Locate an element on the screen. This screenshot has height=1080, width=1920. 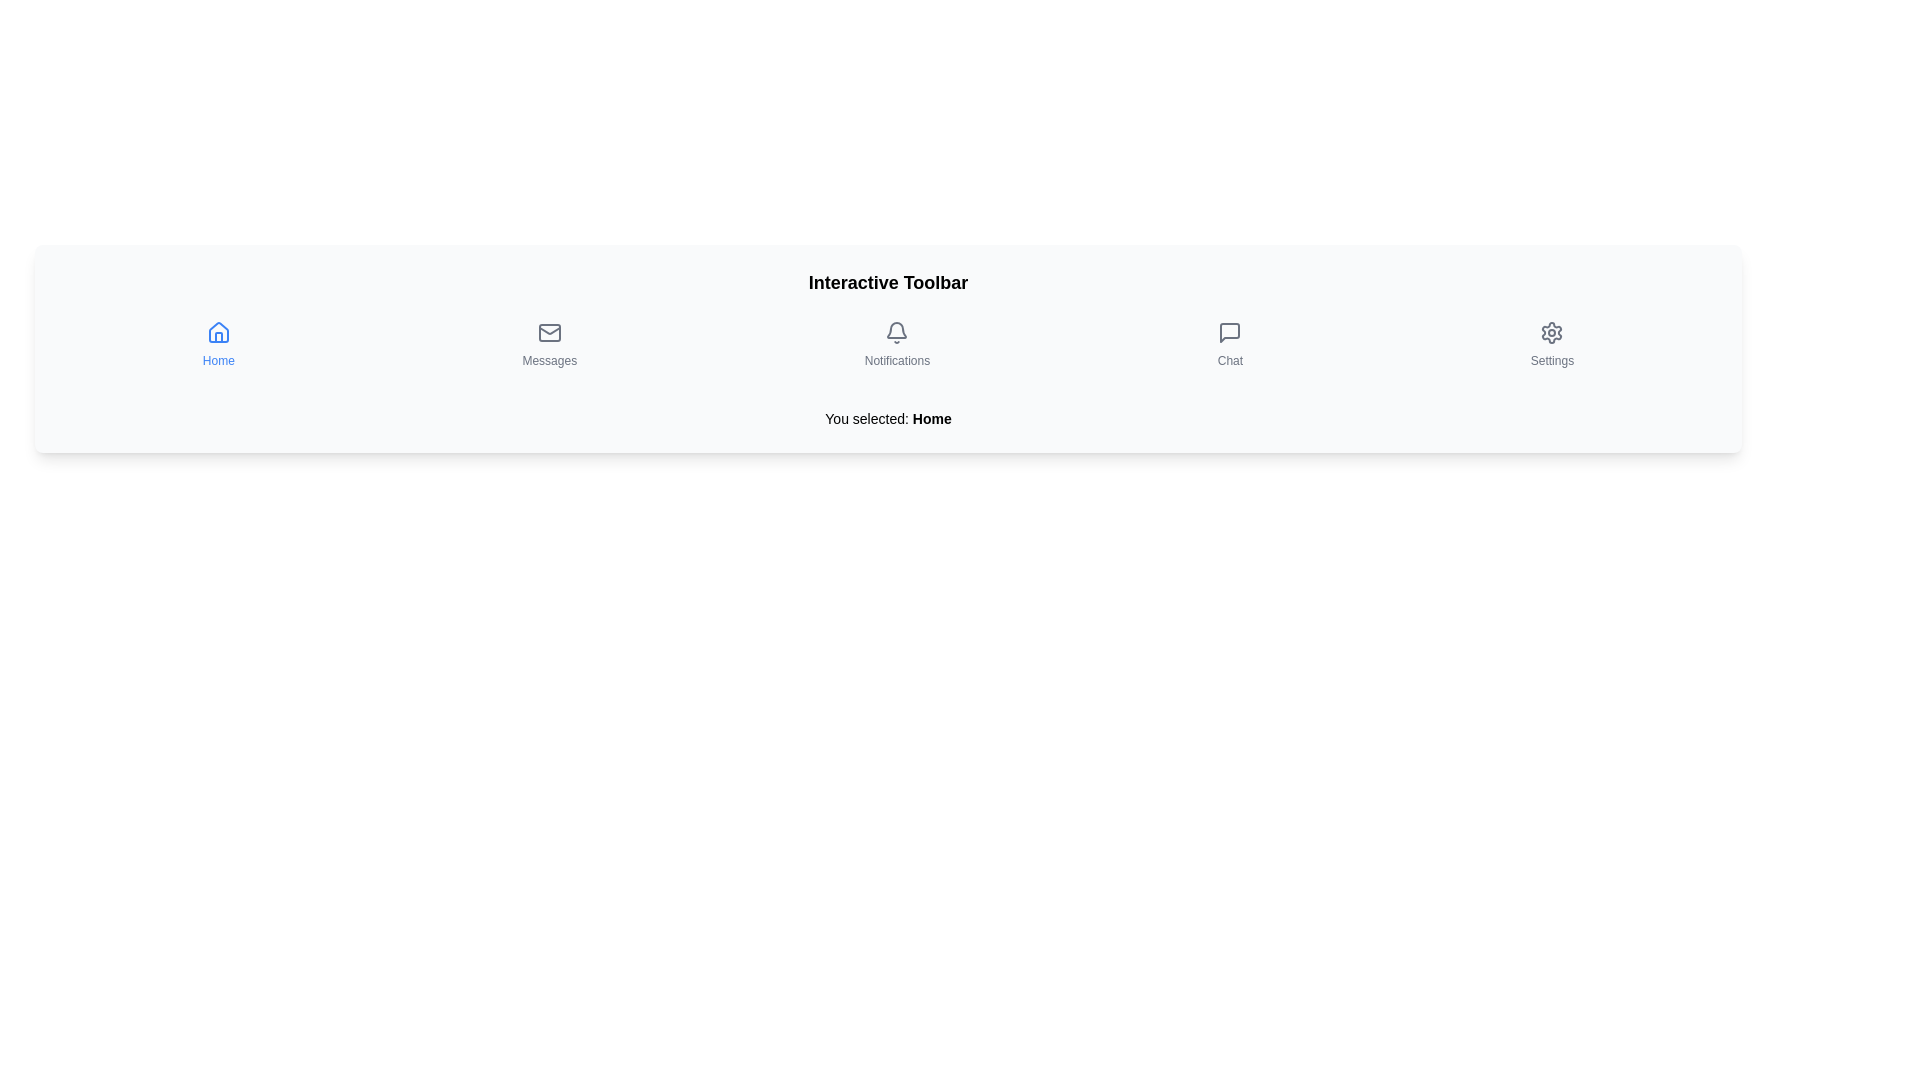
emphasized text indicating the user's current selection, which displays 'You selected: Home' located centrally below the toolbar area is located at coordinates (931, 418).